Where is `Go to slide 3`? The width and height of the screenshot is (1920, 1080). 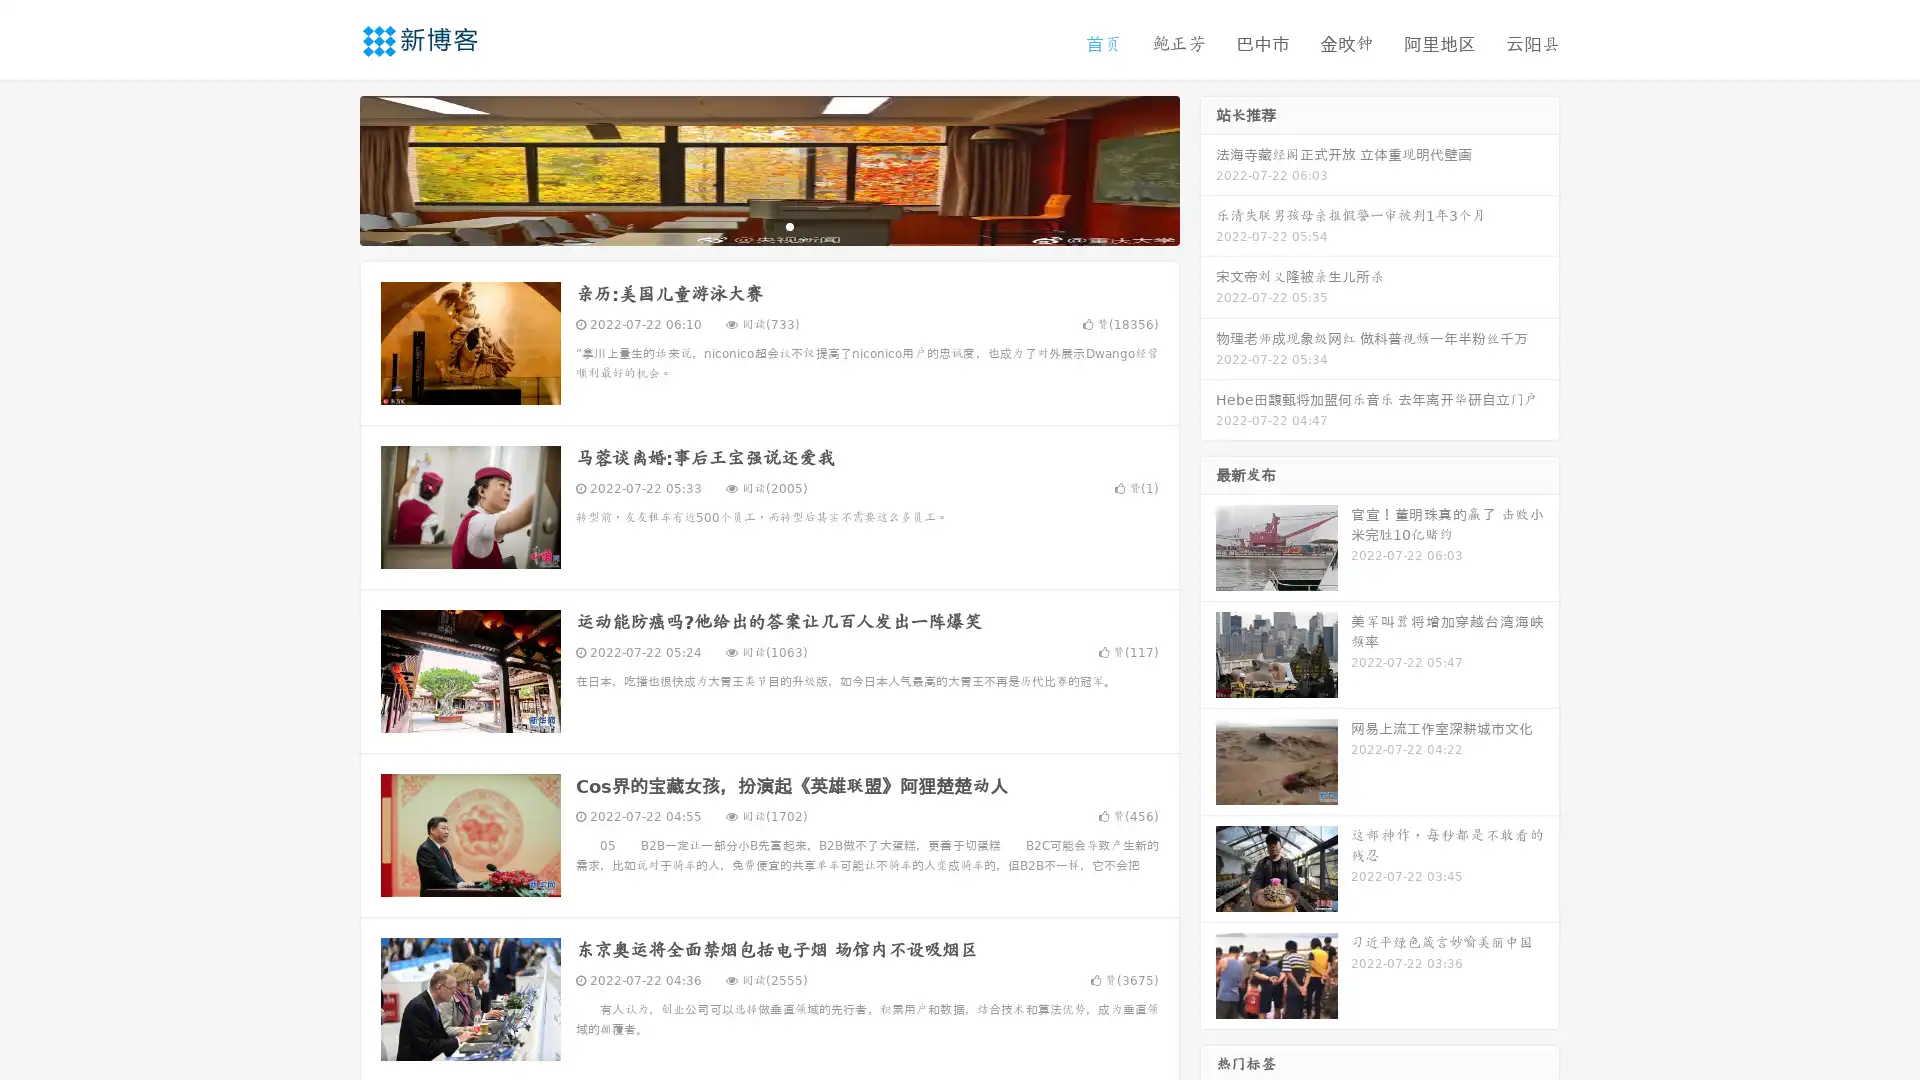
Go to slide 3 is located at coordinates (789, 225).